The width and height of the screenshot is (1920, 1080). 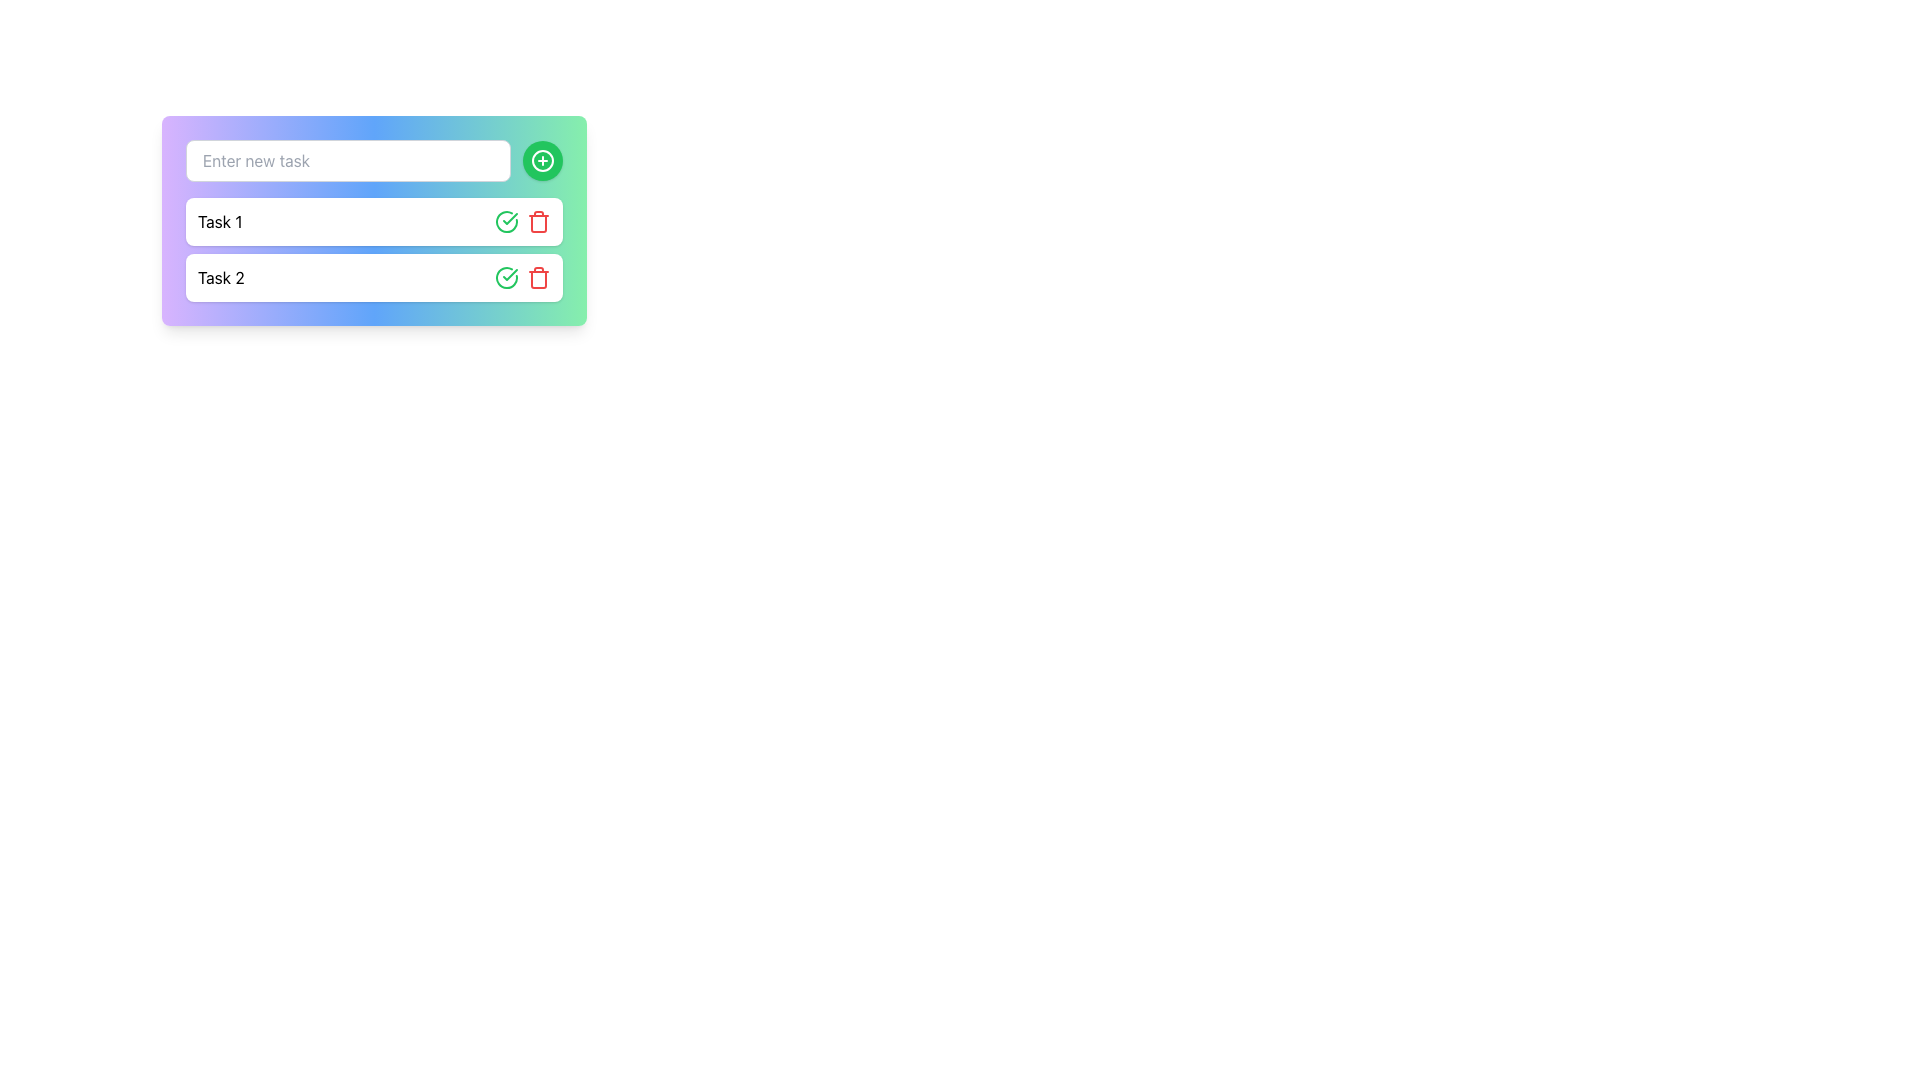 I want to click on the green circular icon button with a checkmark to mark the task as complete, located in the second row of the task list adjacent to the delete icon, so click(x=507, y=222).